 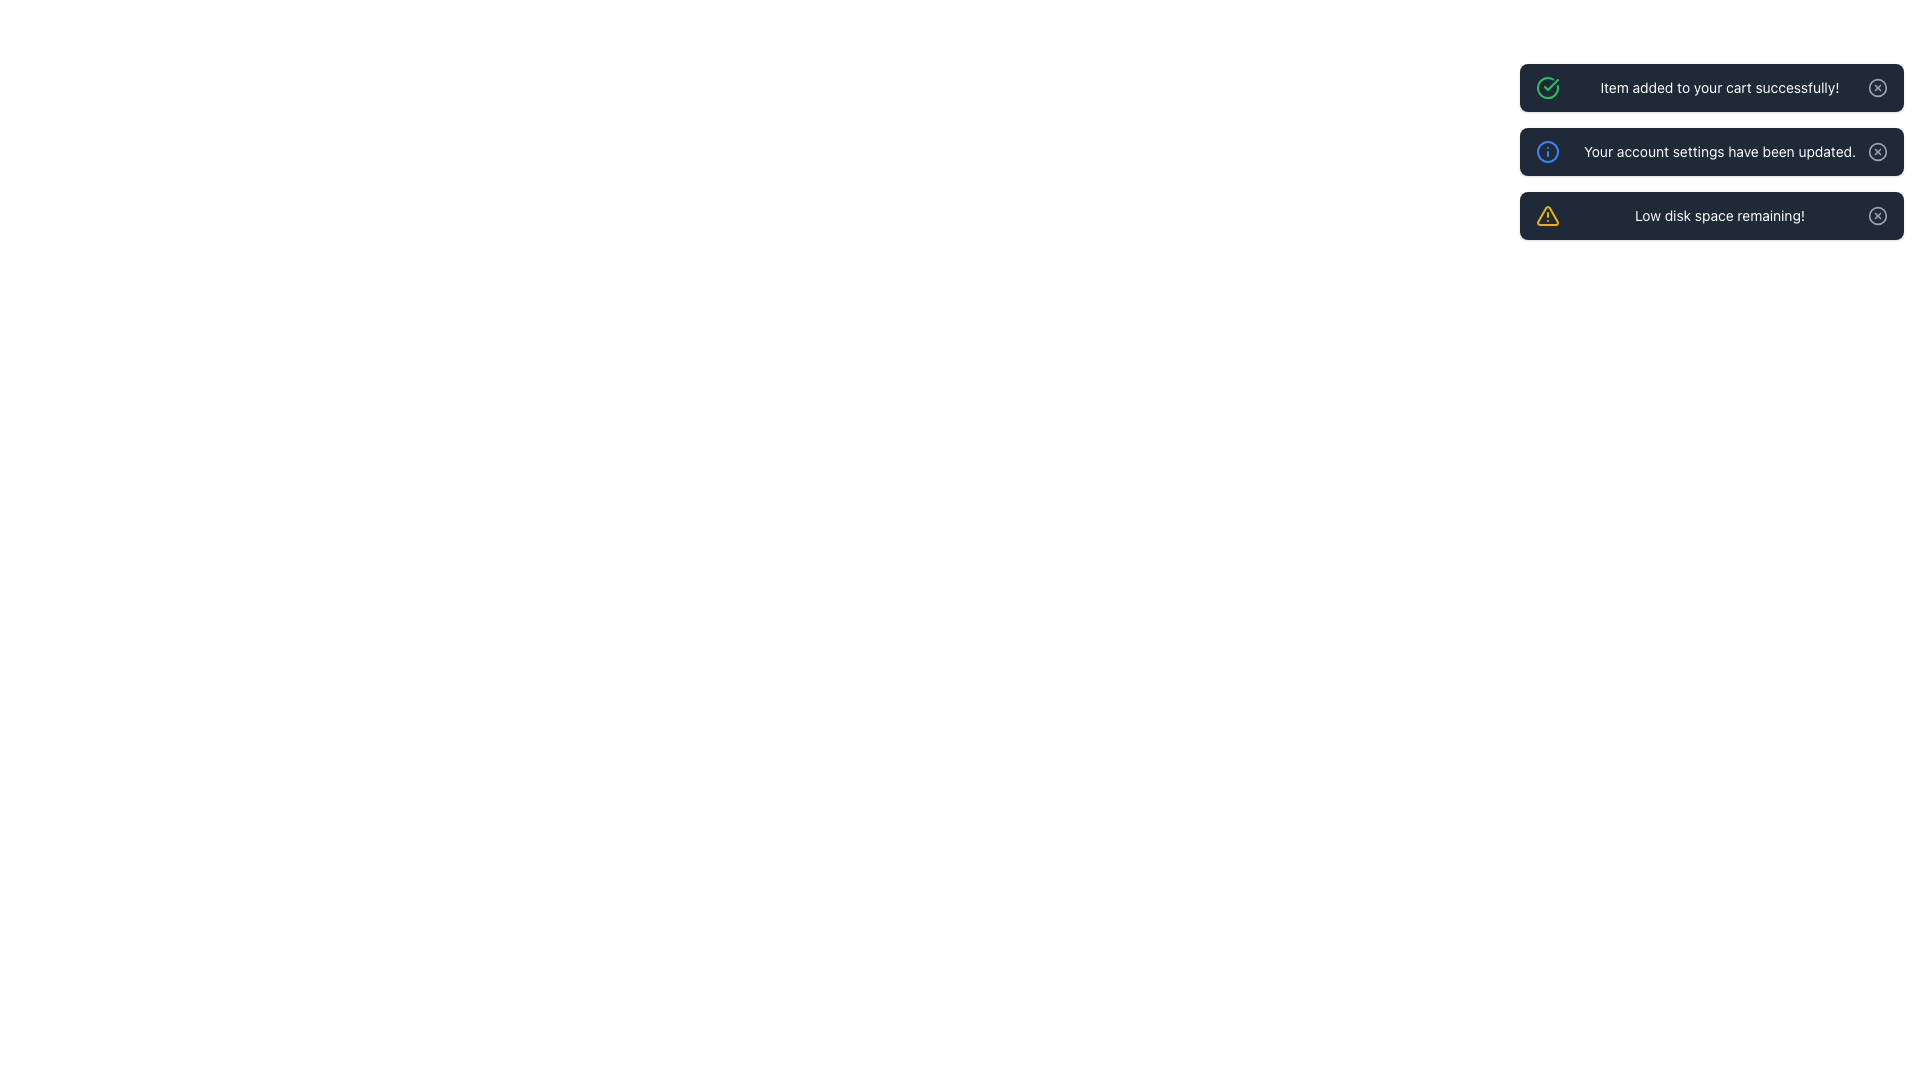 I want to click on the graphical icon component, which is the primary circle in the notification stating 'Your account settings have been updated.', so click(x=1547, y=150).